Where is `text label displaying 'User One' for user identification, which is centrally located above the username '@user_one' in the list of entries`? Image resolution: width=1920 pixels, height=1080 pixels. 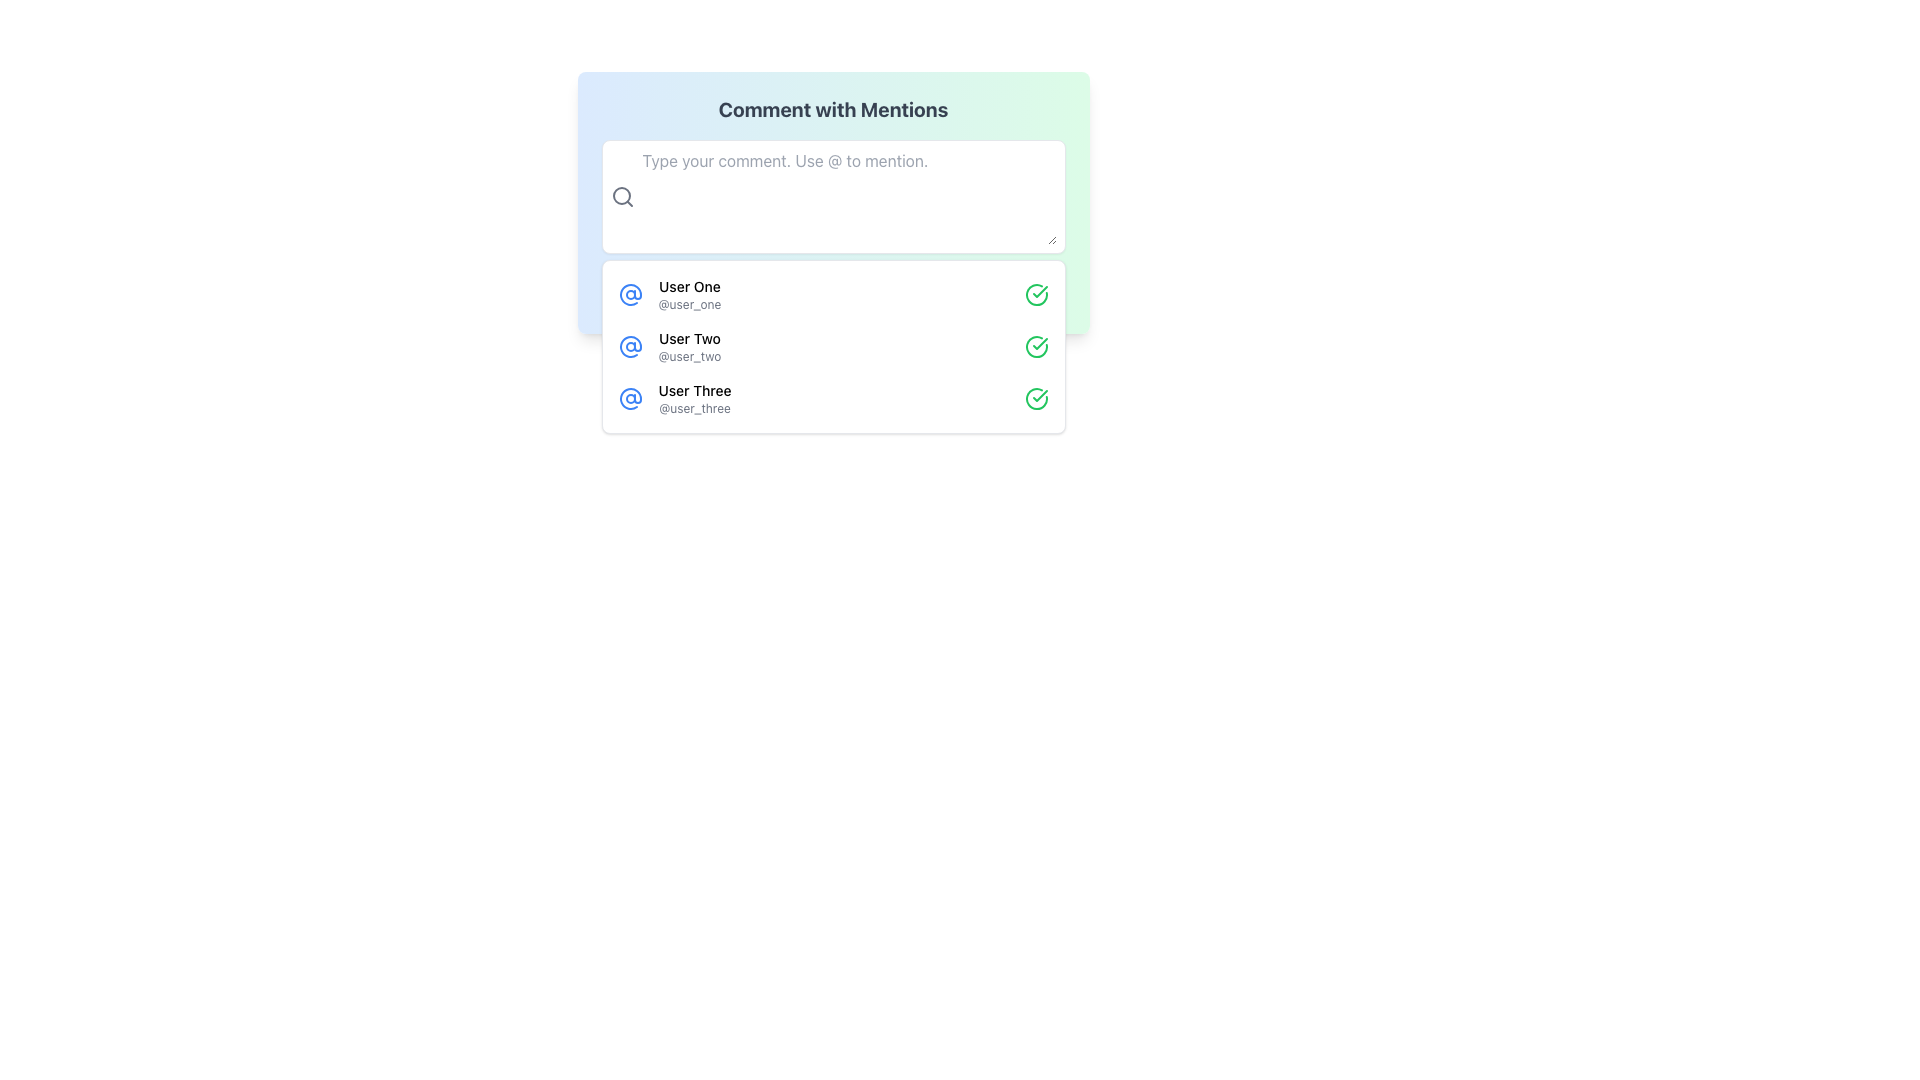
text label displaying 'User One' for user identification, which is centrally located above the username '@user_one' in the list of entries is located at coordinates (690, 286).